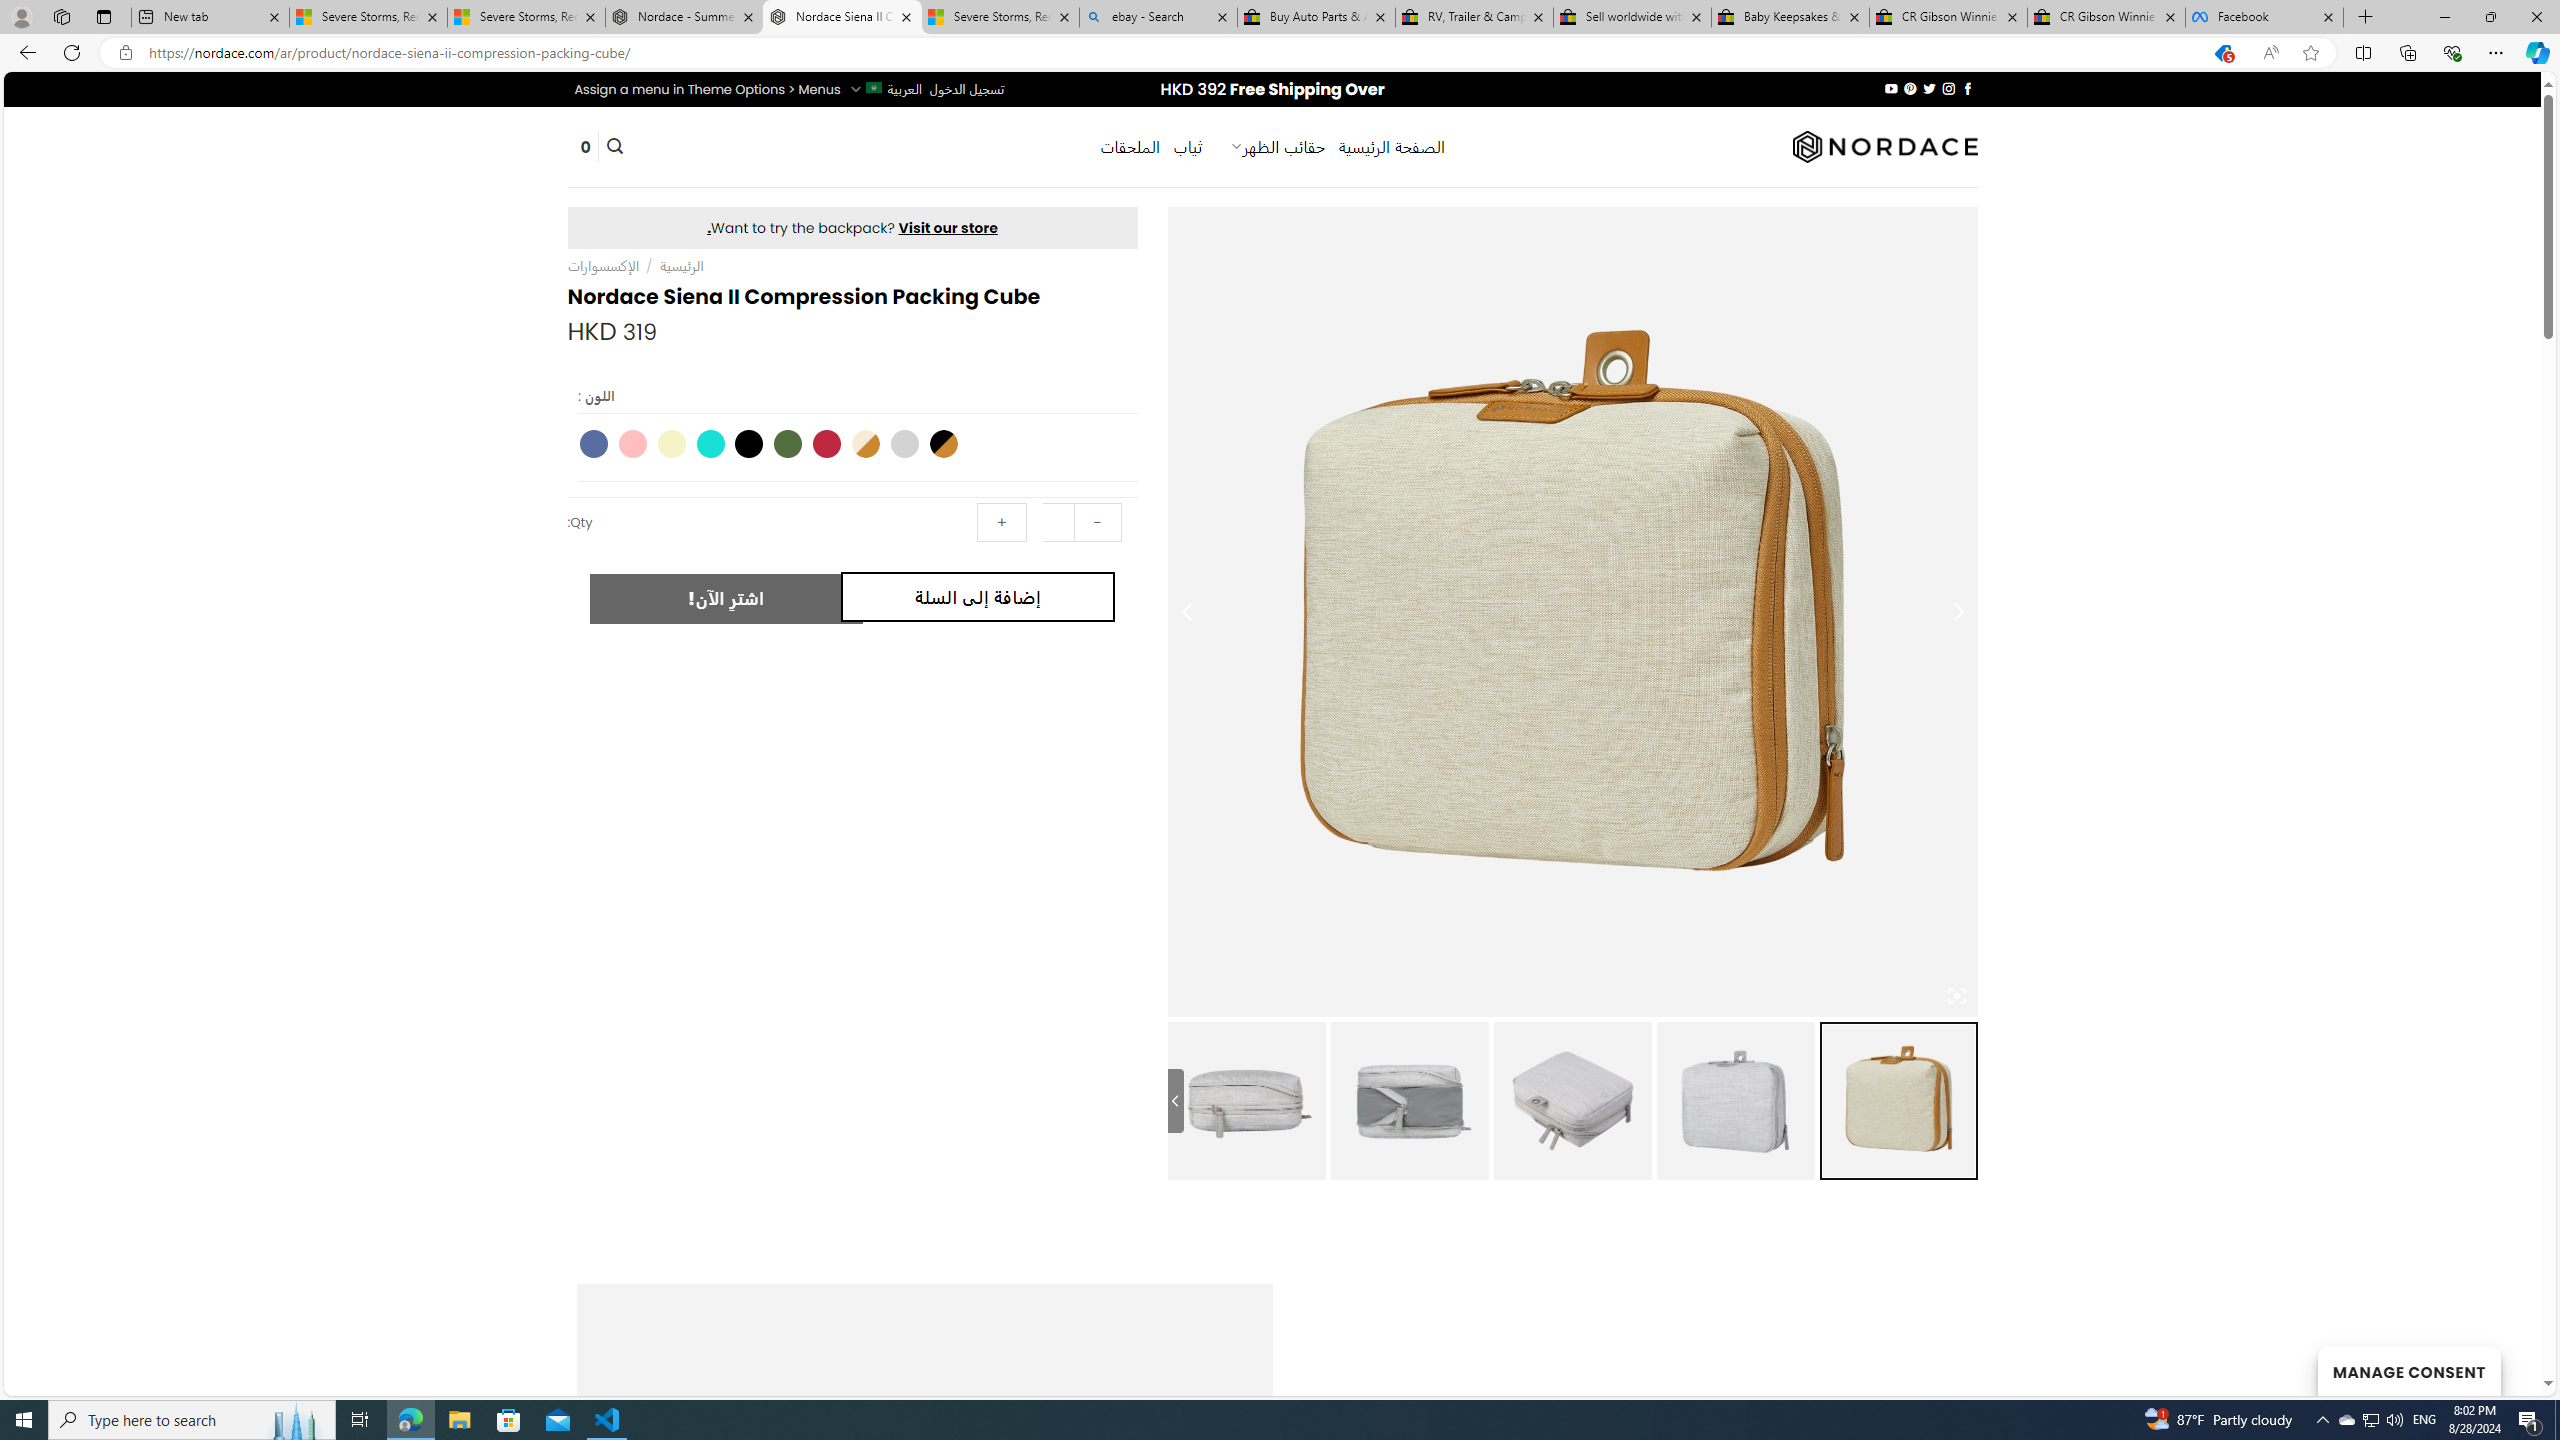 The height and width of the screenshot is (1440, 2560). Describe the element at coordinates (70, 51) in the screenshot. I see `'Refresh'` at that location.